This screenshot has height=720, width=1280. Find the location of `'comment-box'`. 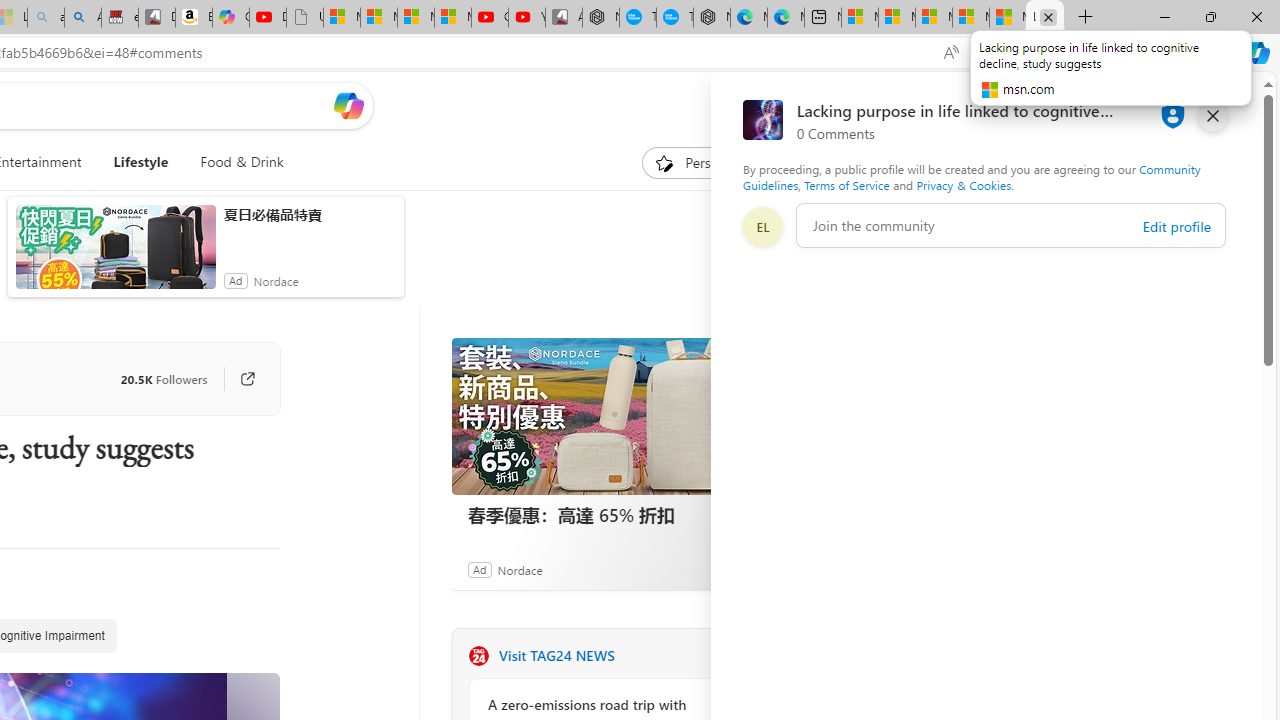

'comment-box' is located at coordinates (1011, 225).